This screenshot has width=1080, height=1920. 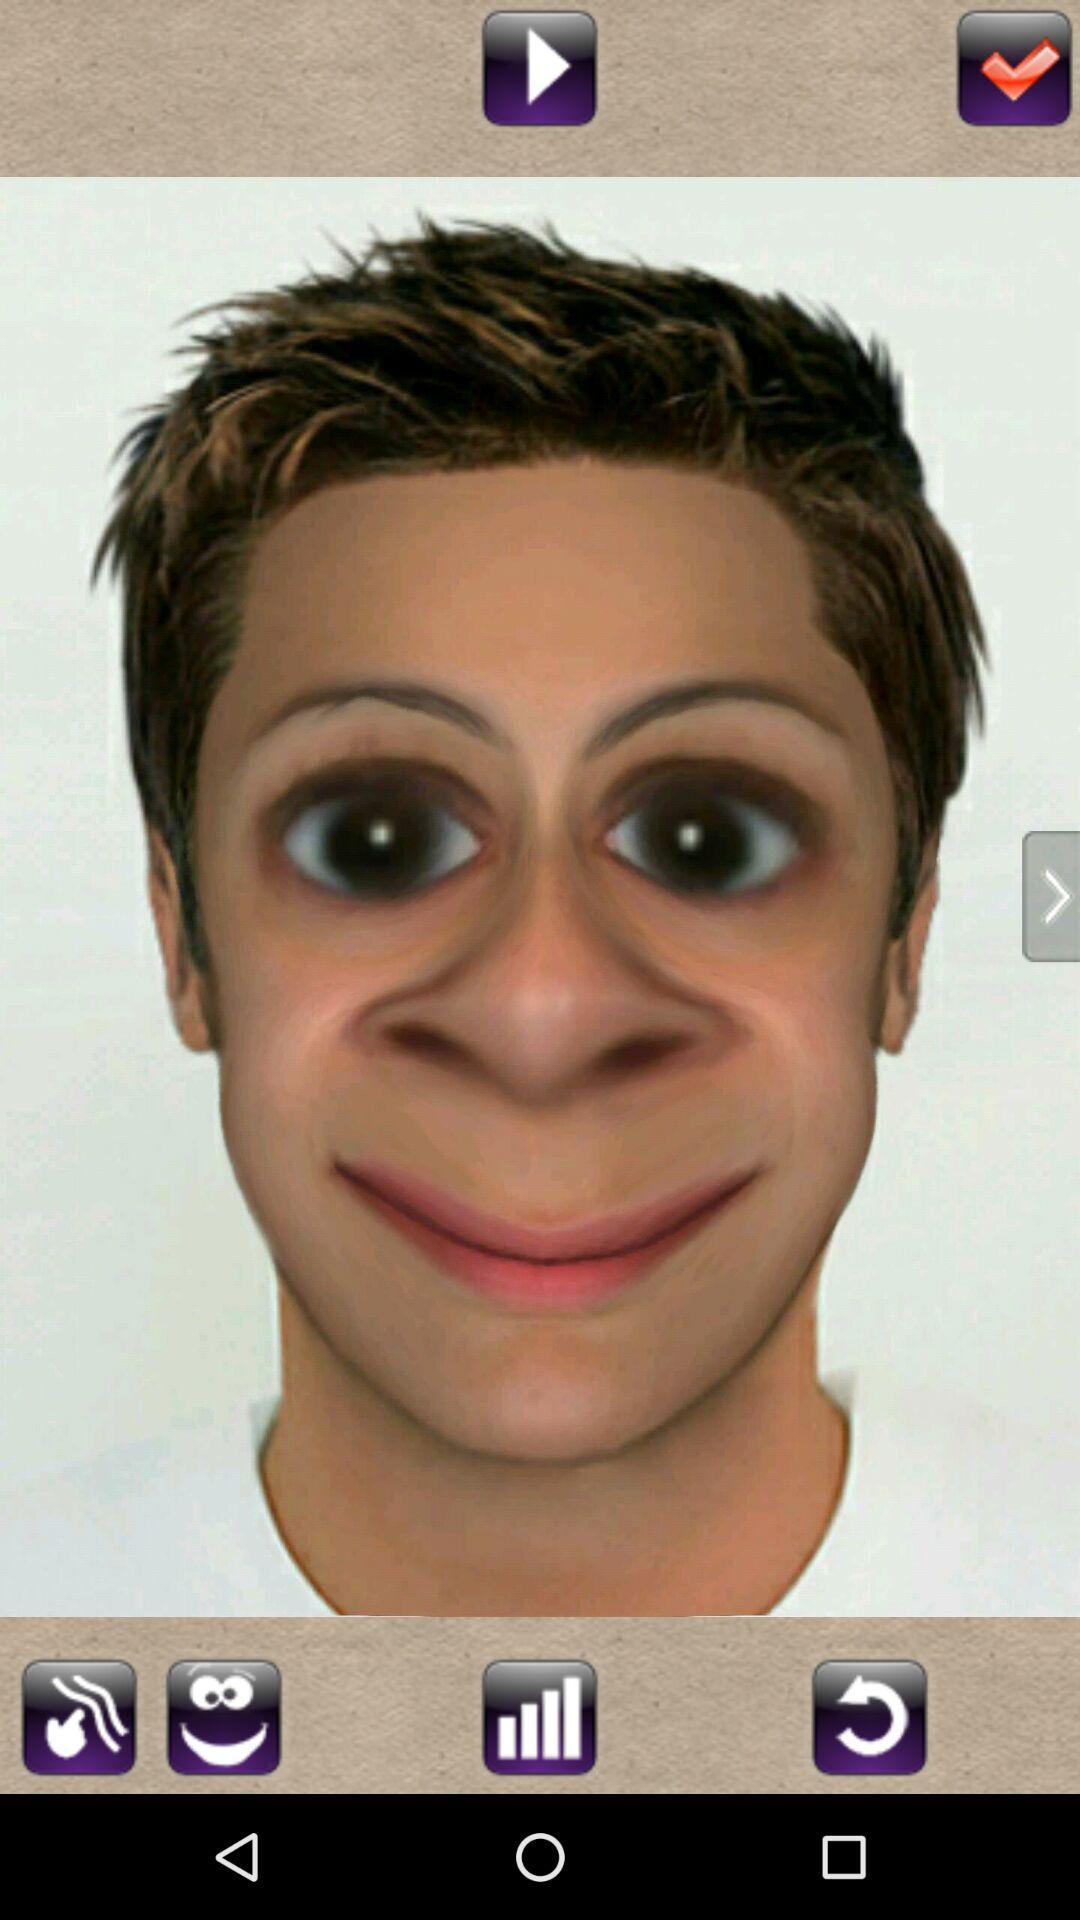 I want to click on deform photo, so click(x=223, y=1713).